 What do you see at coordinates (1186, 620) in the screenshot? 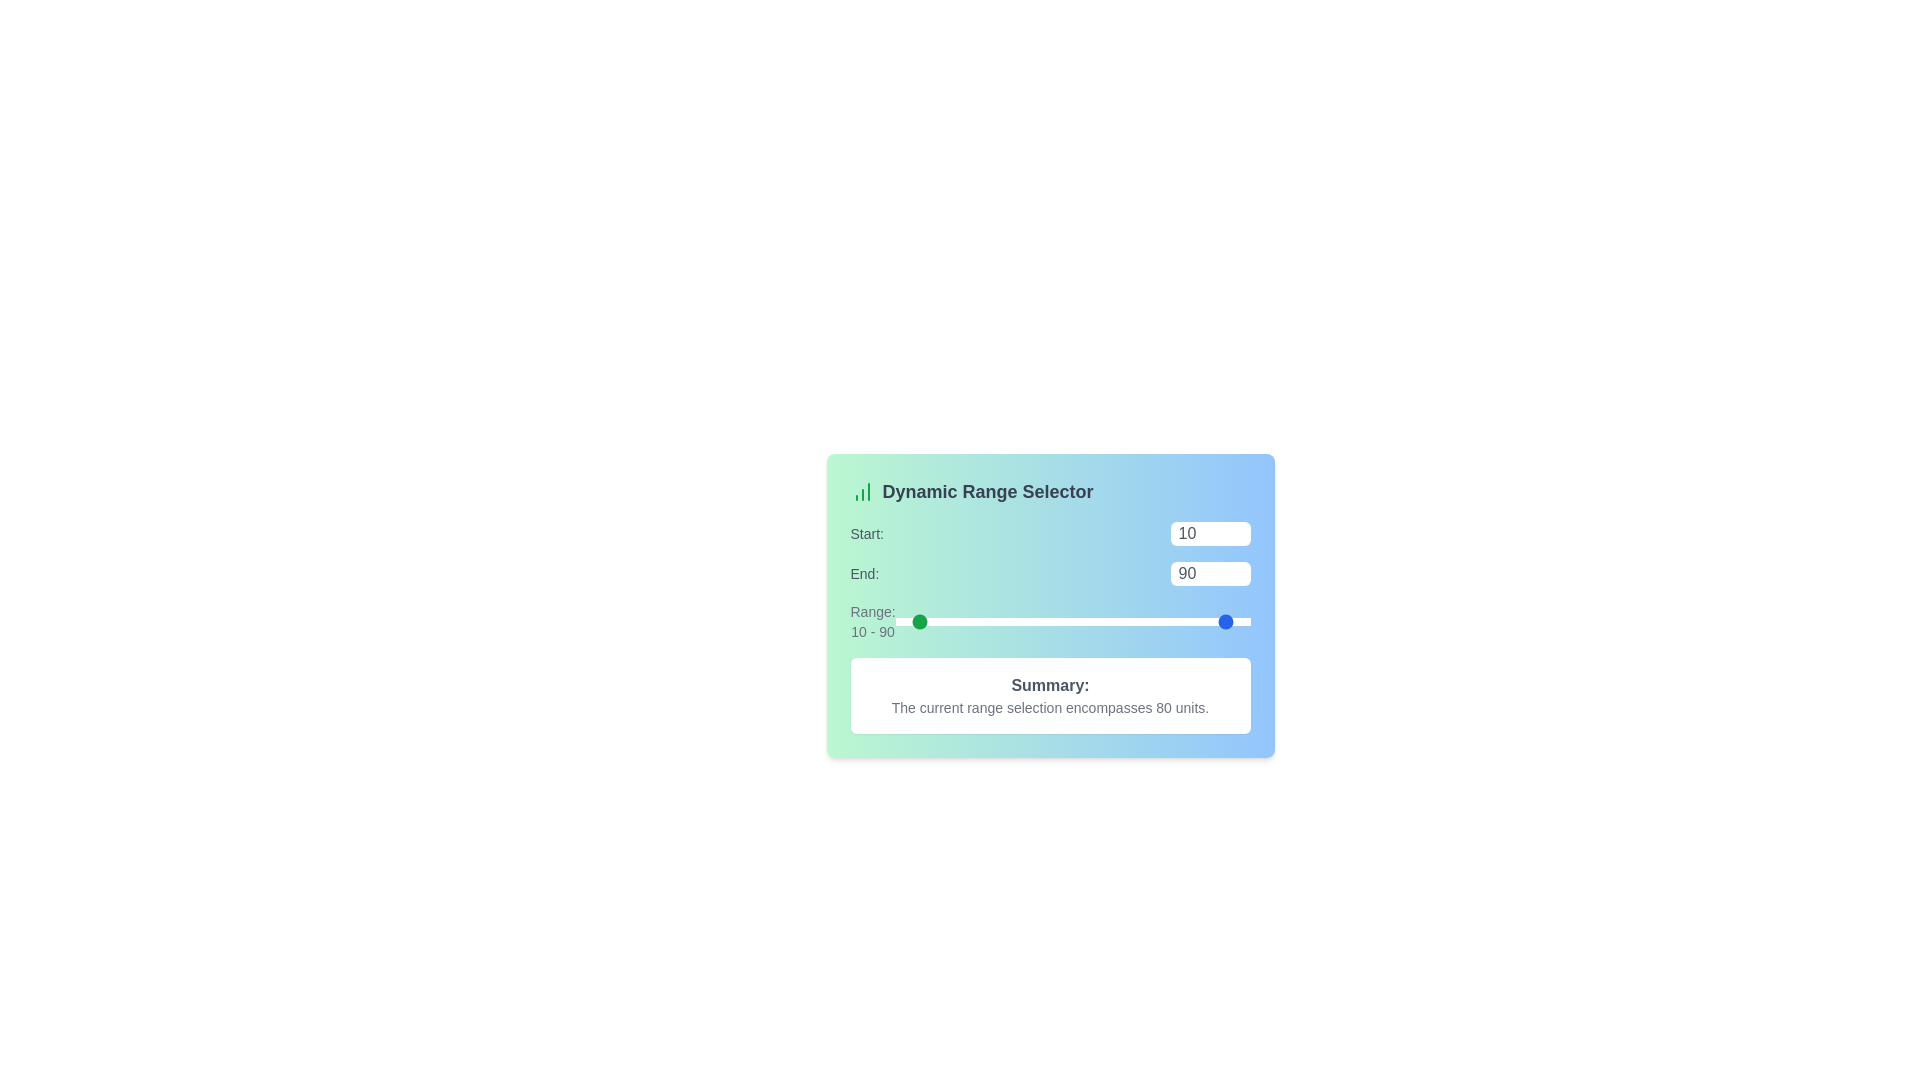
I see `the 'End' slider to set the range end value to 64` at bounding box center [1186, 620].